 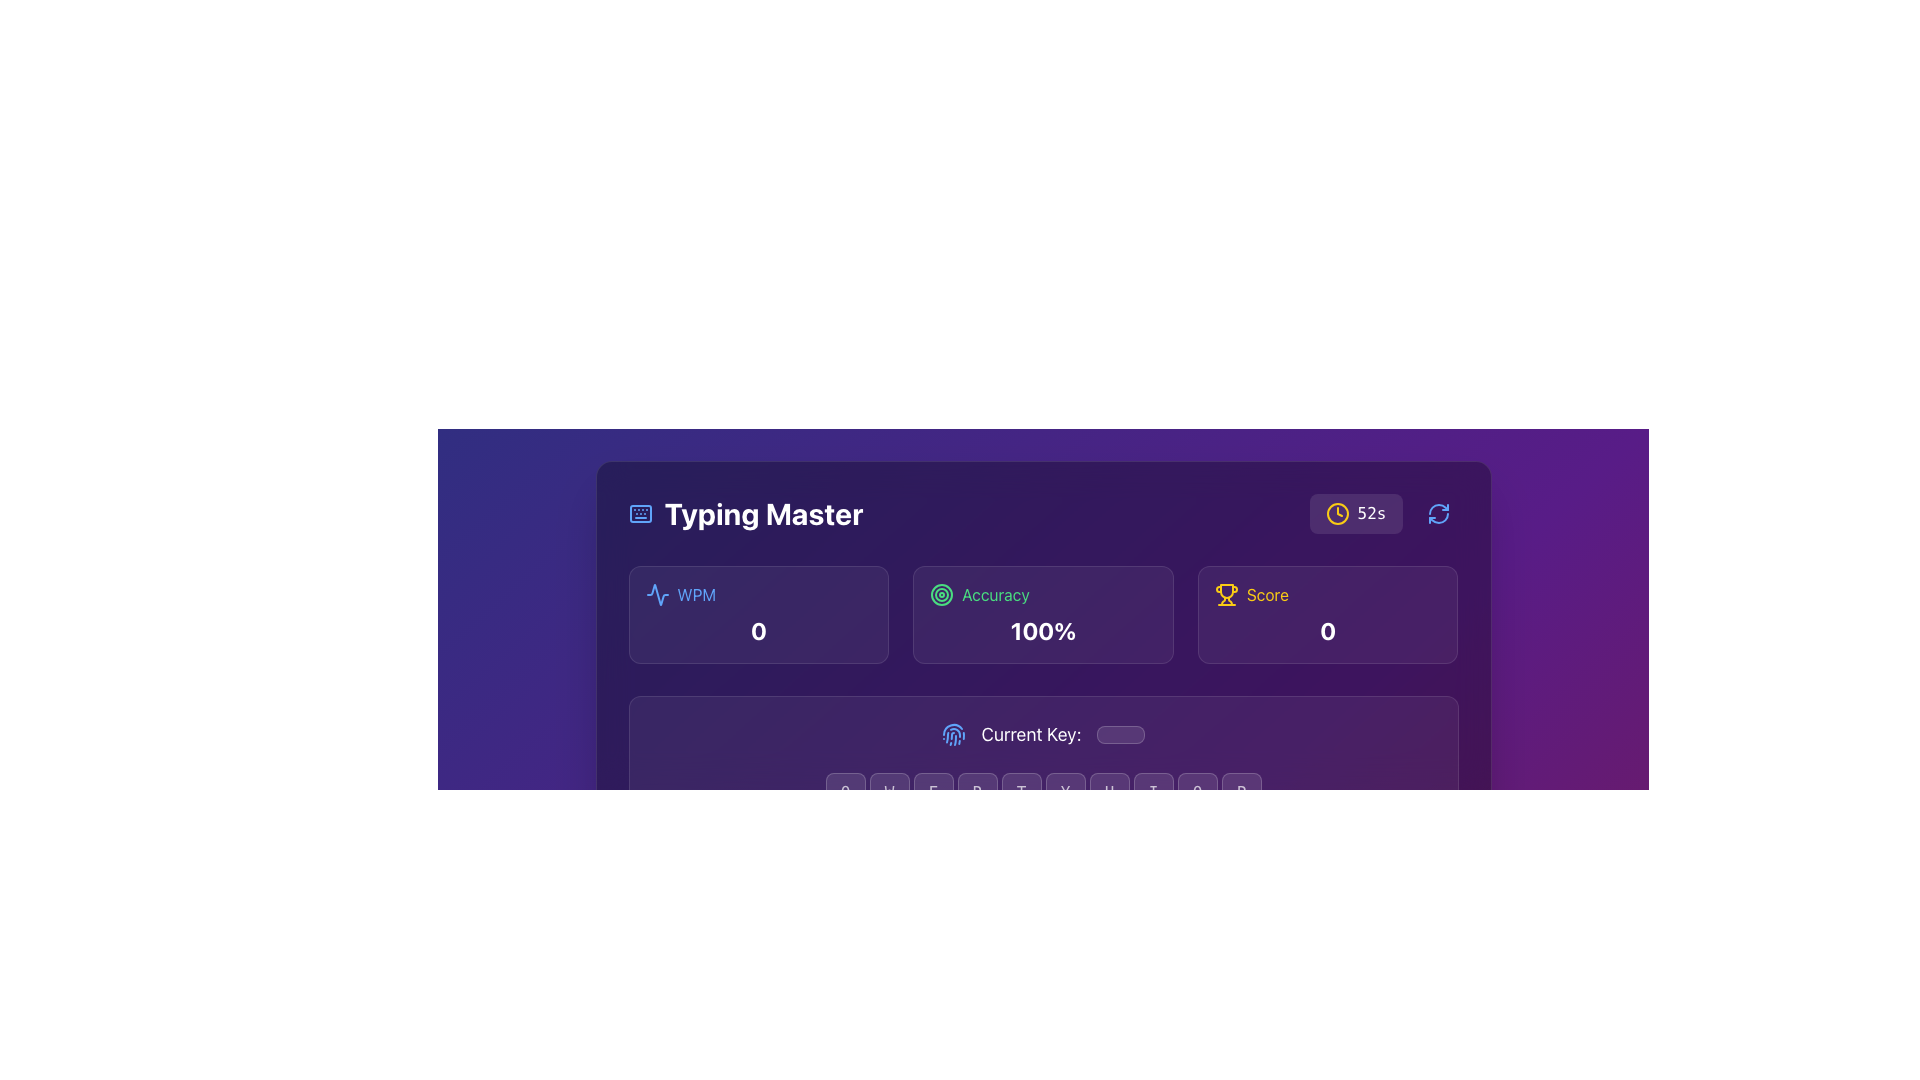 I want to click on the keyboard key corresponding to the character 'C', which is located in the middle row of the keyboard layout as the third button from the left, so click(x=999, y=887).